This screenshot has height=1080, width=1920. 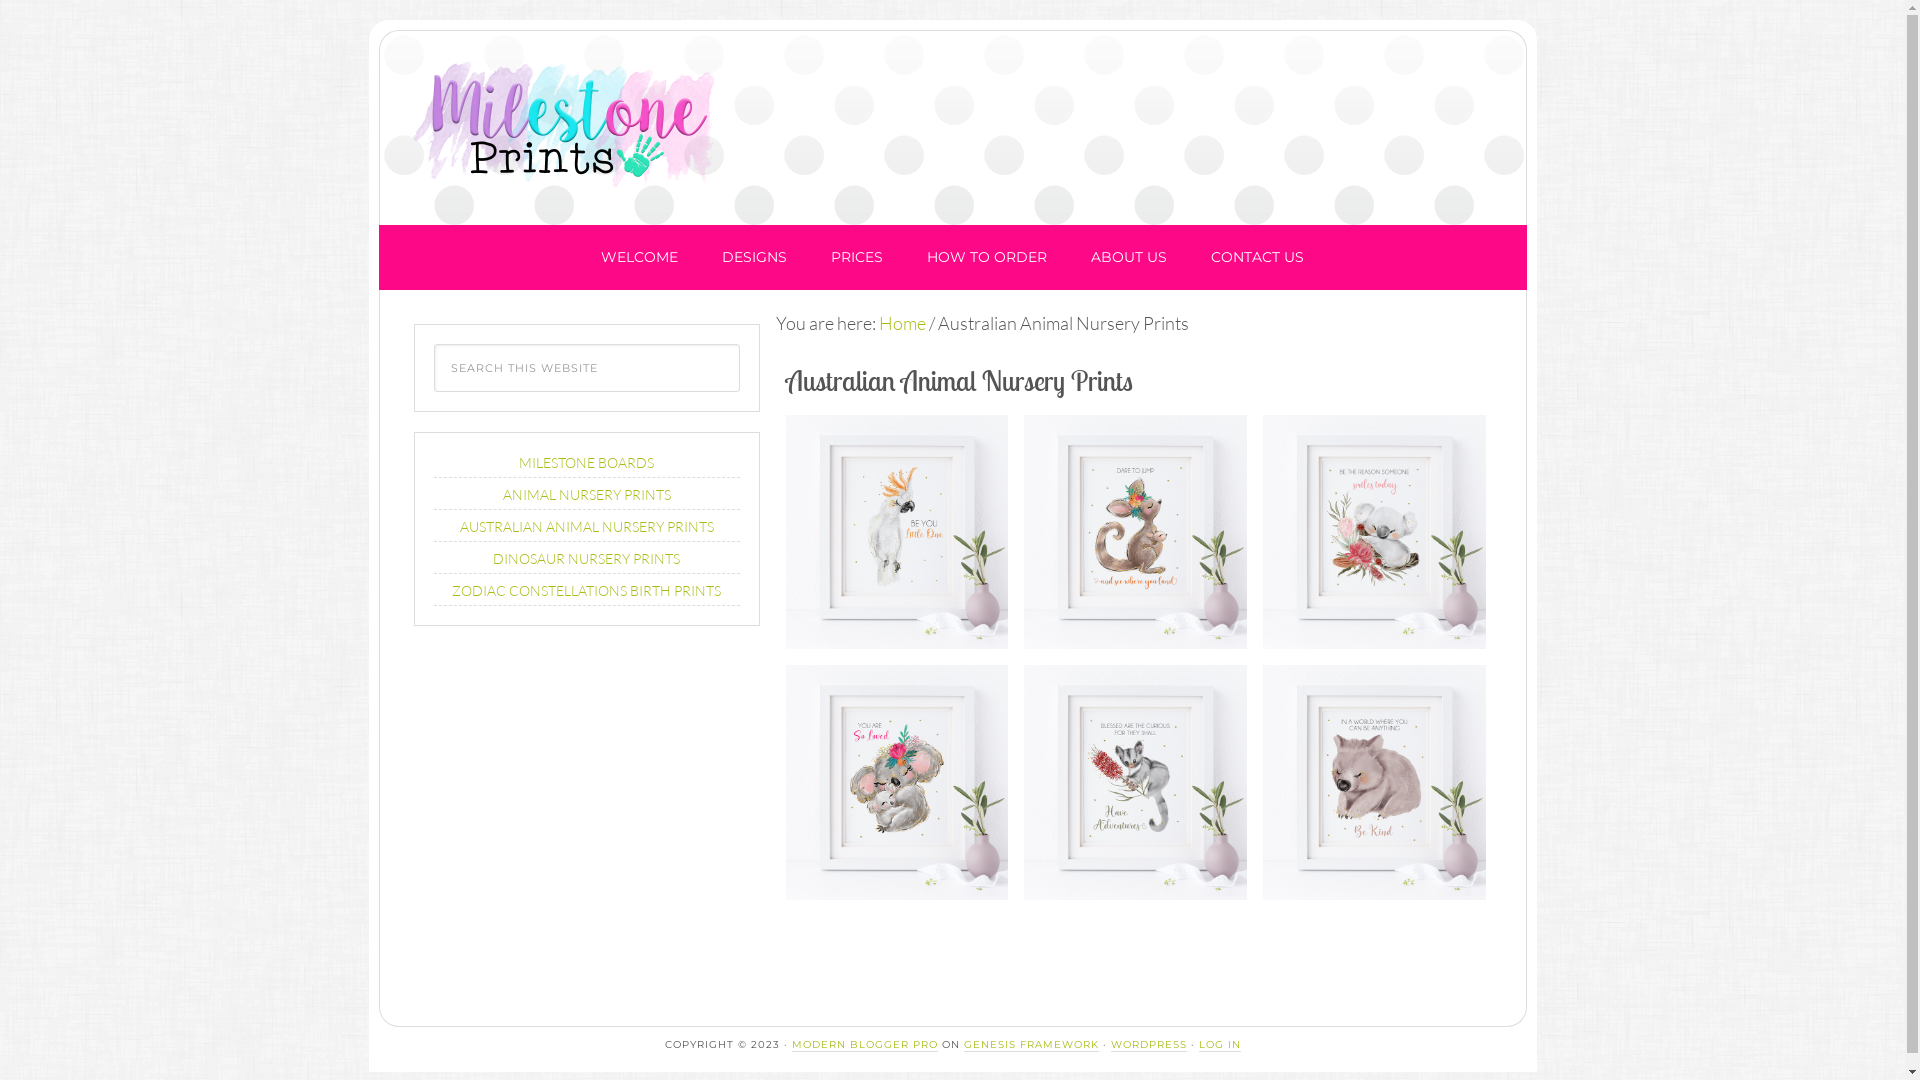 I want to click on 'ABOUT US', so click(x=1128, y=256).